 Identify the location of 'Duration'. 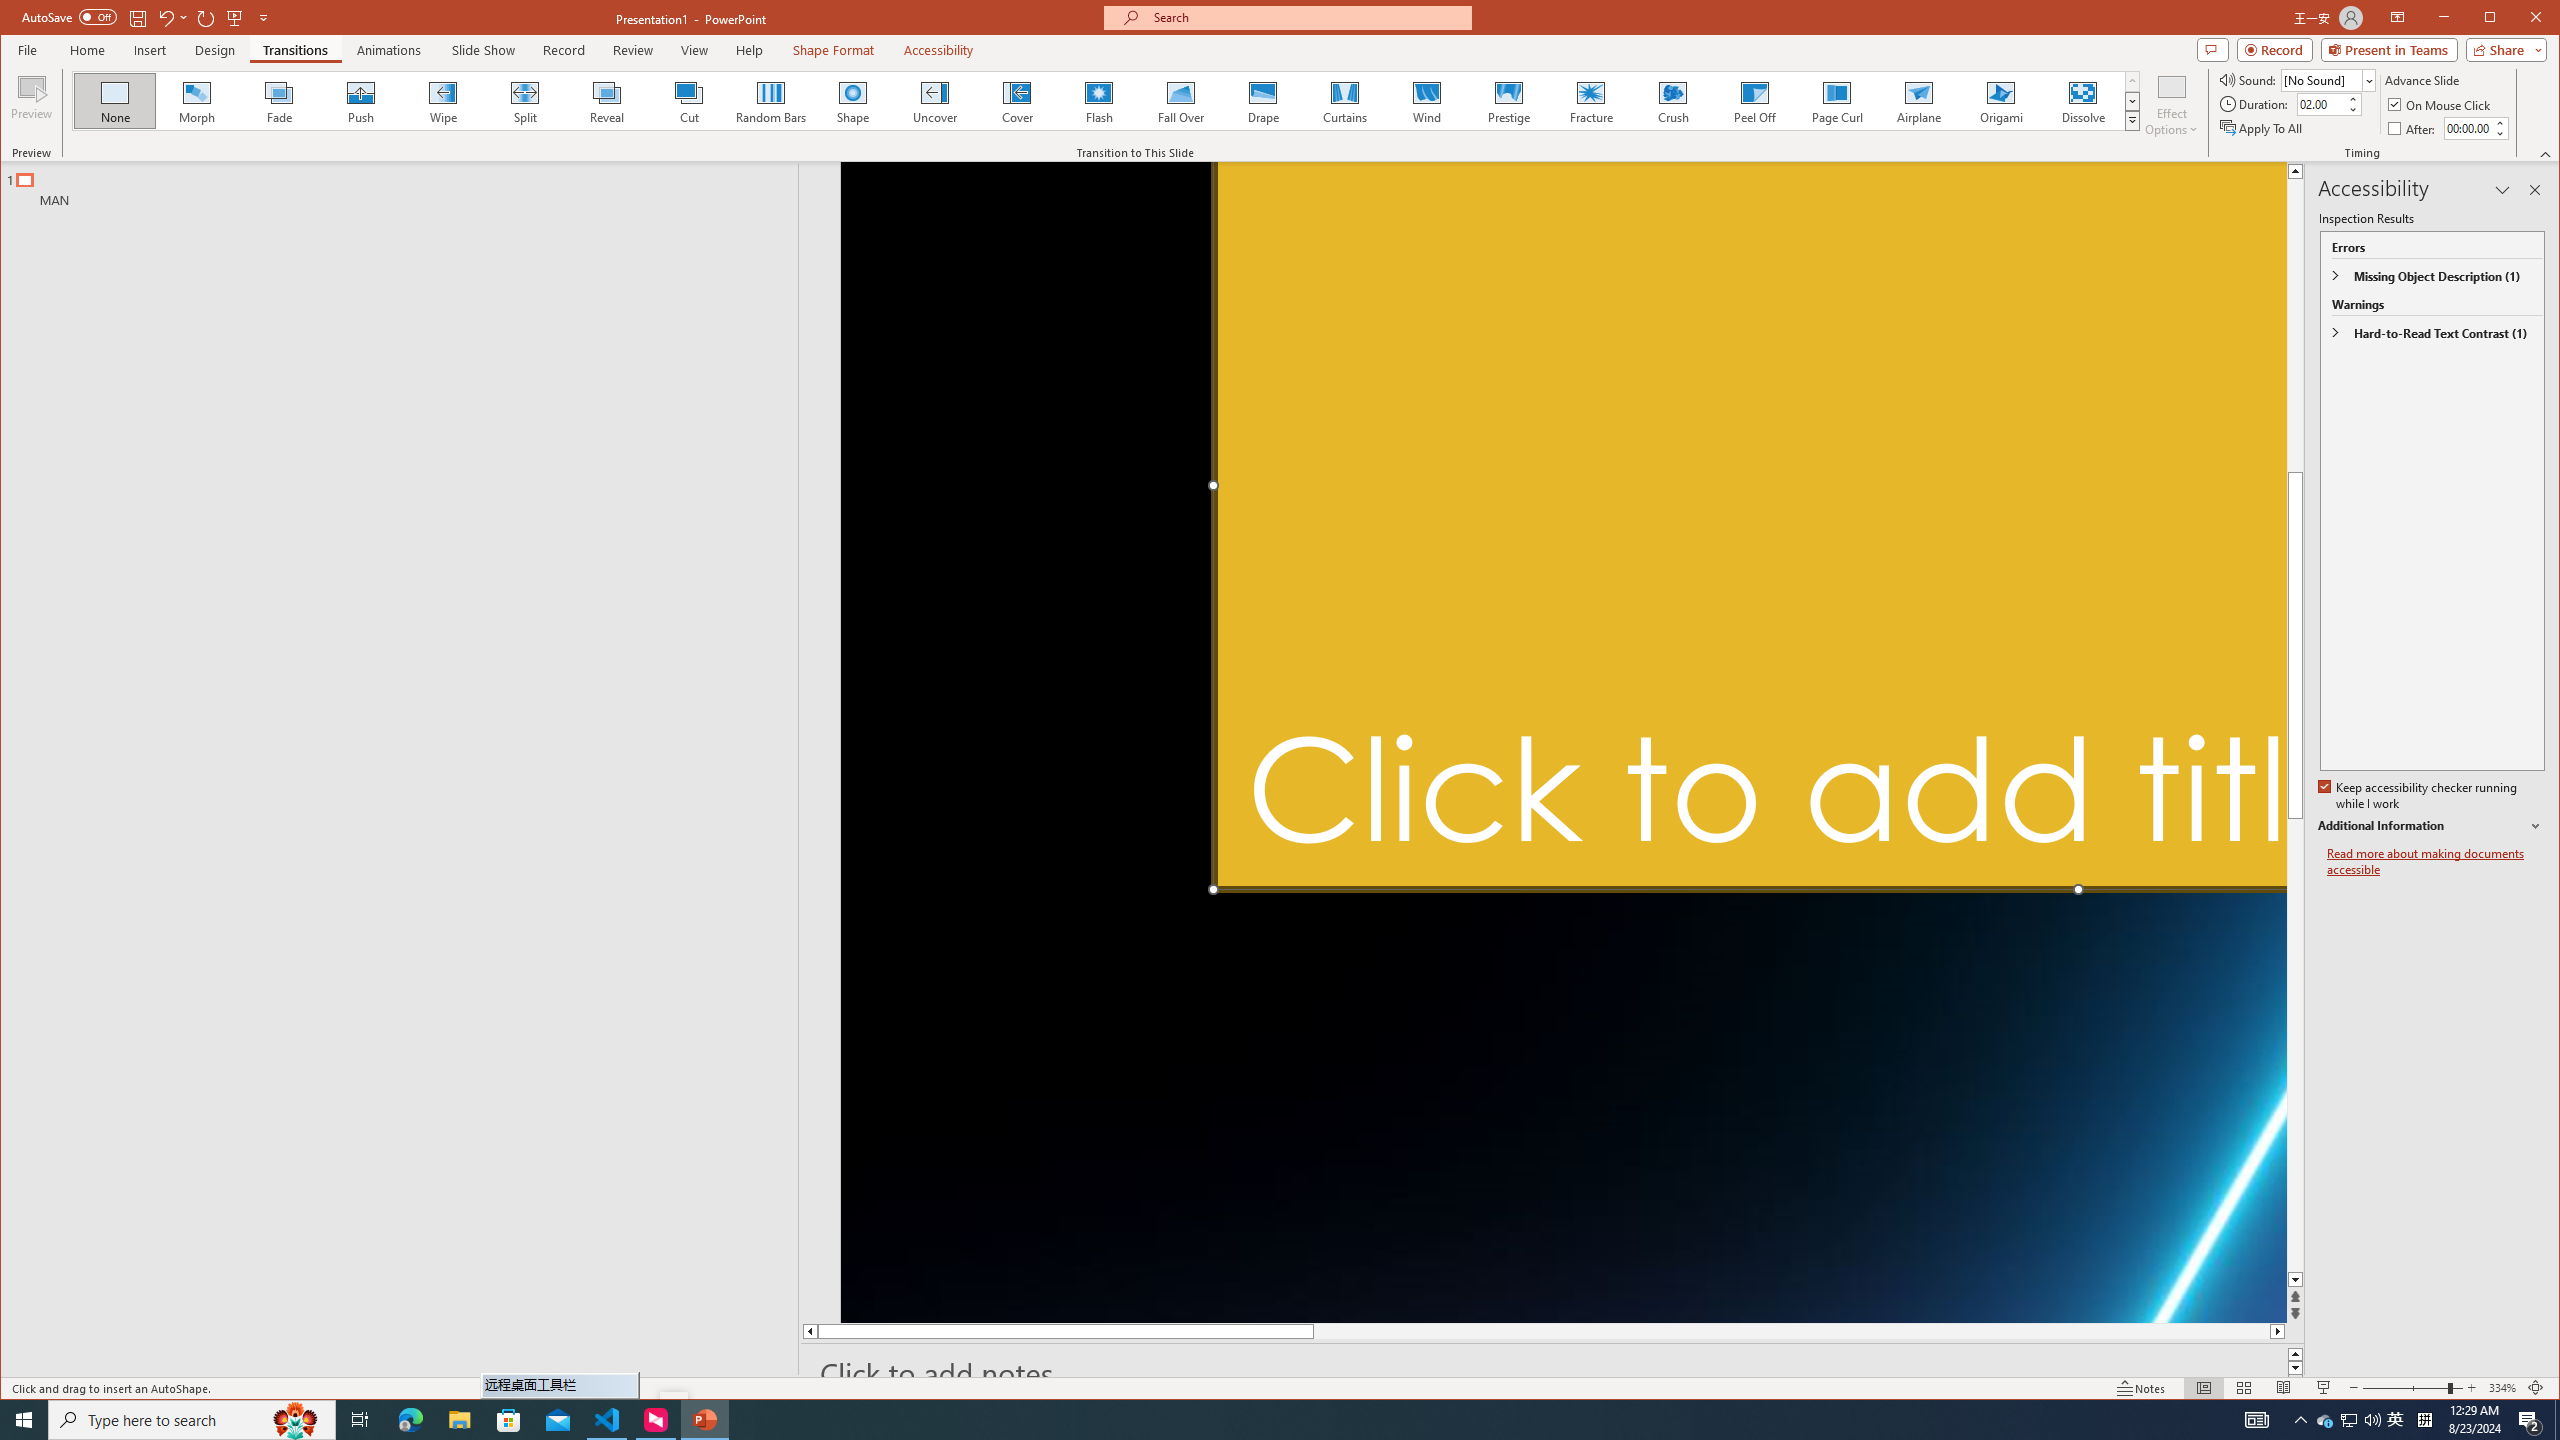
(2320, 103).